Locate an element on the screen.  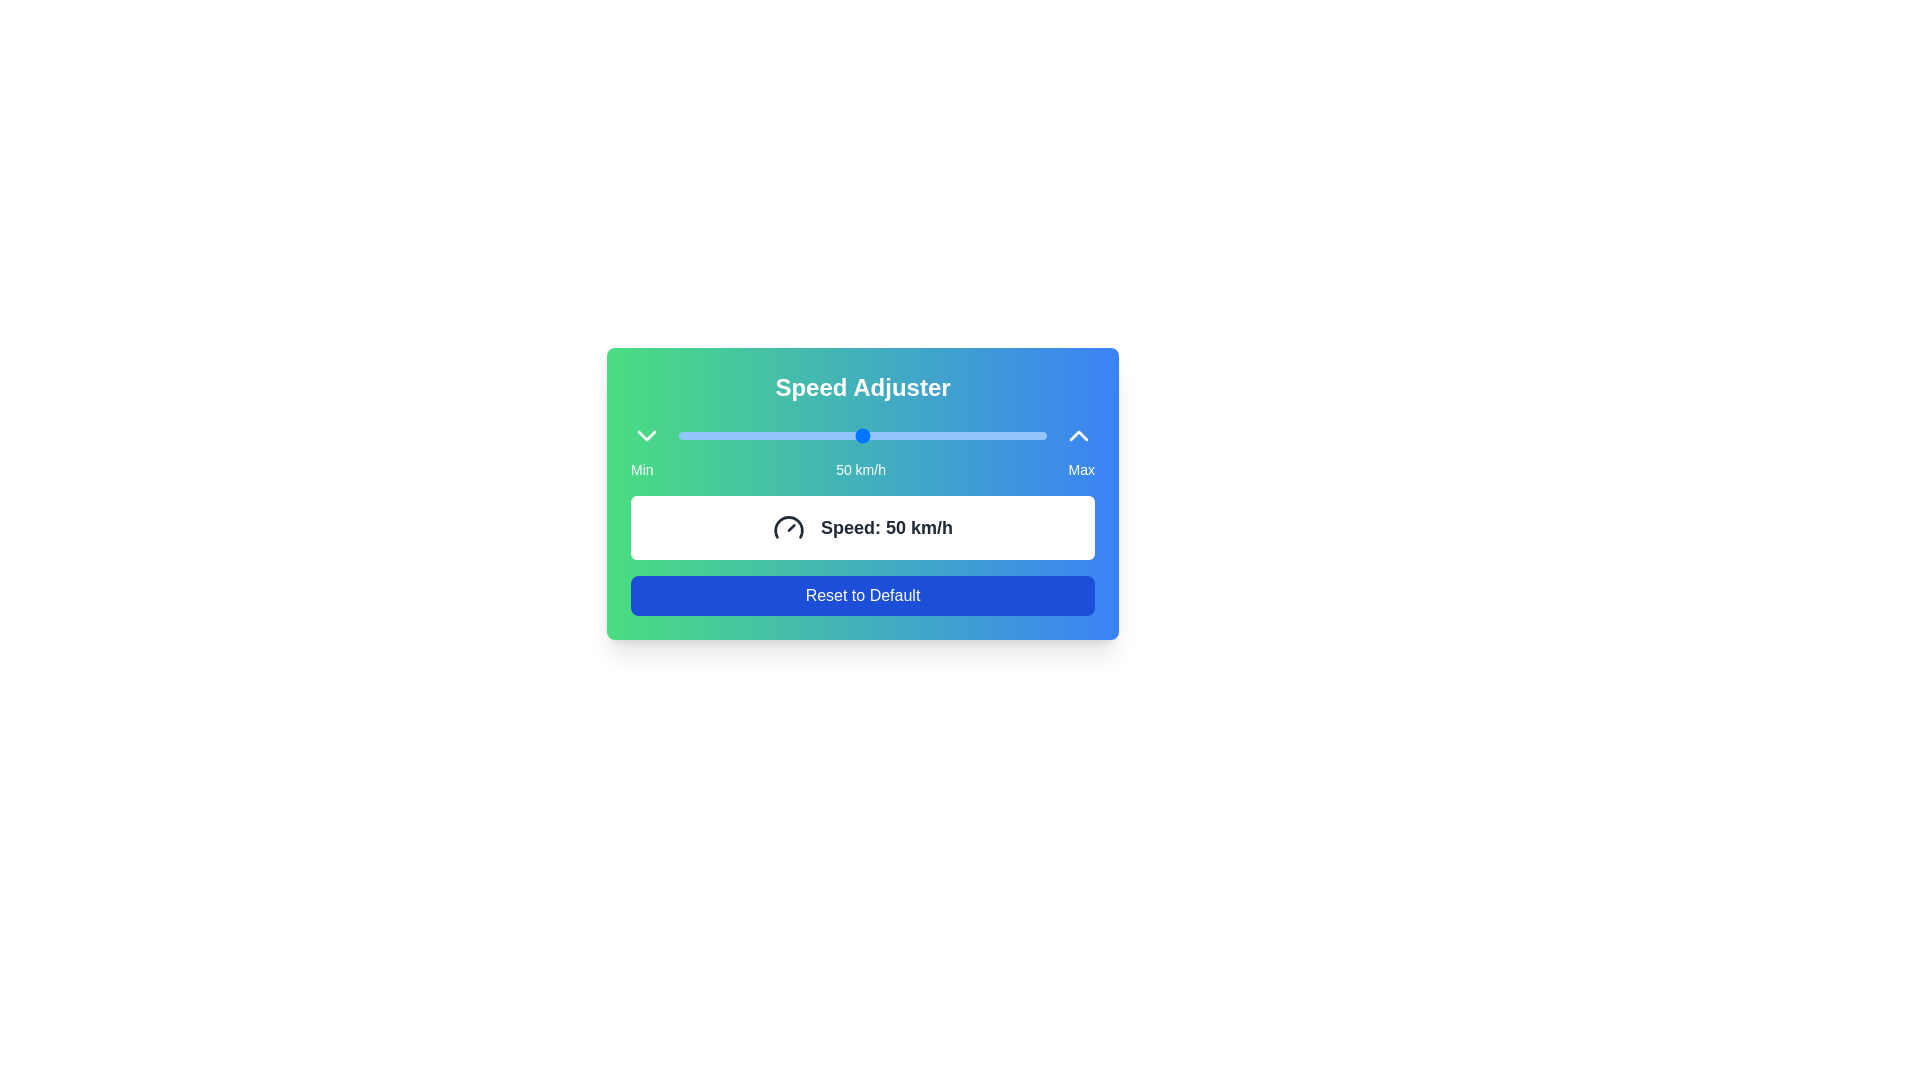
the slider position is located at coordinates (712, 434).